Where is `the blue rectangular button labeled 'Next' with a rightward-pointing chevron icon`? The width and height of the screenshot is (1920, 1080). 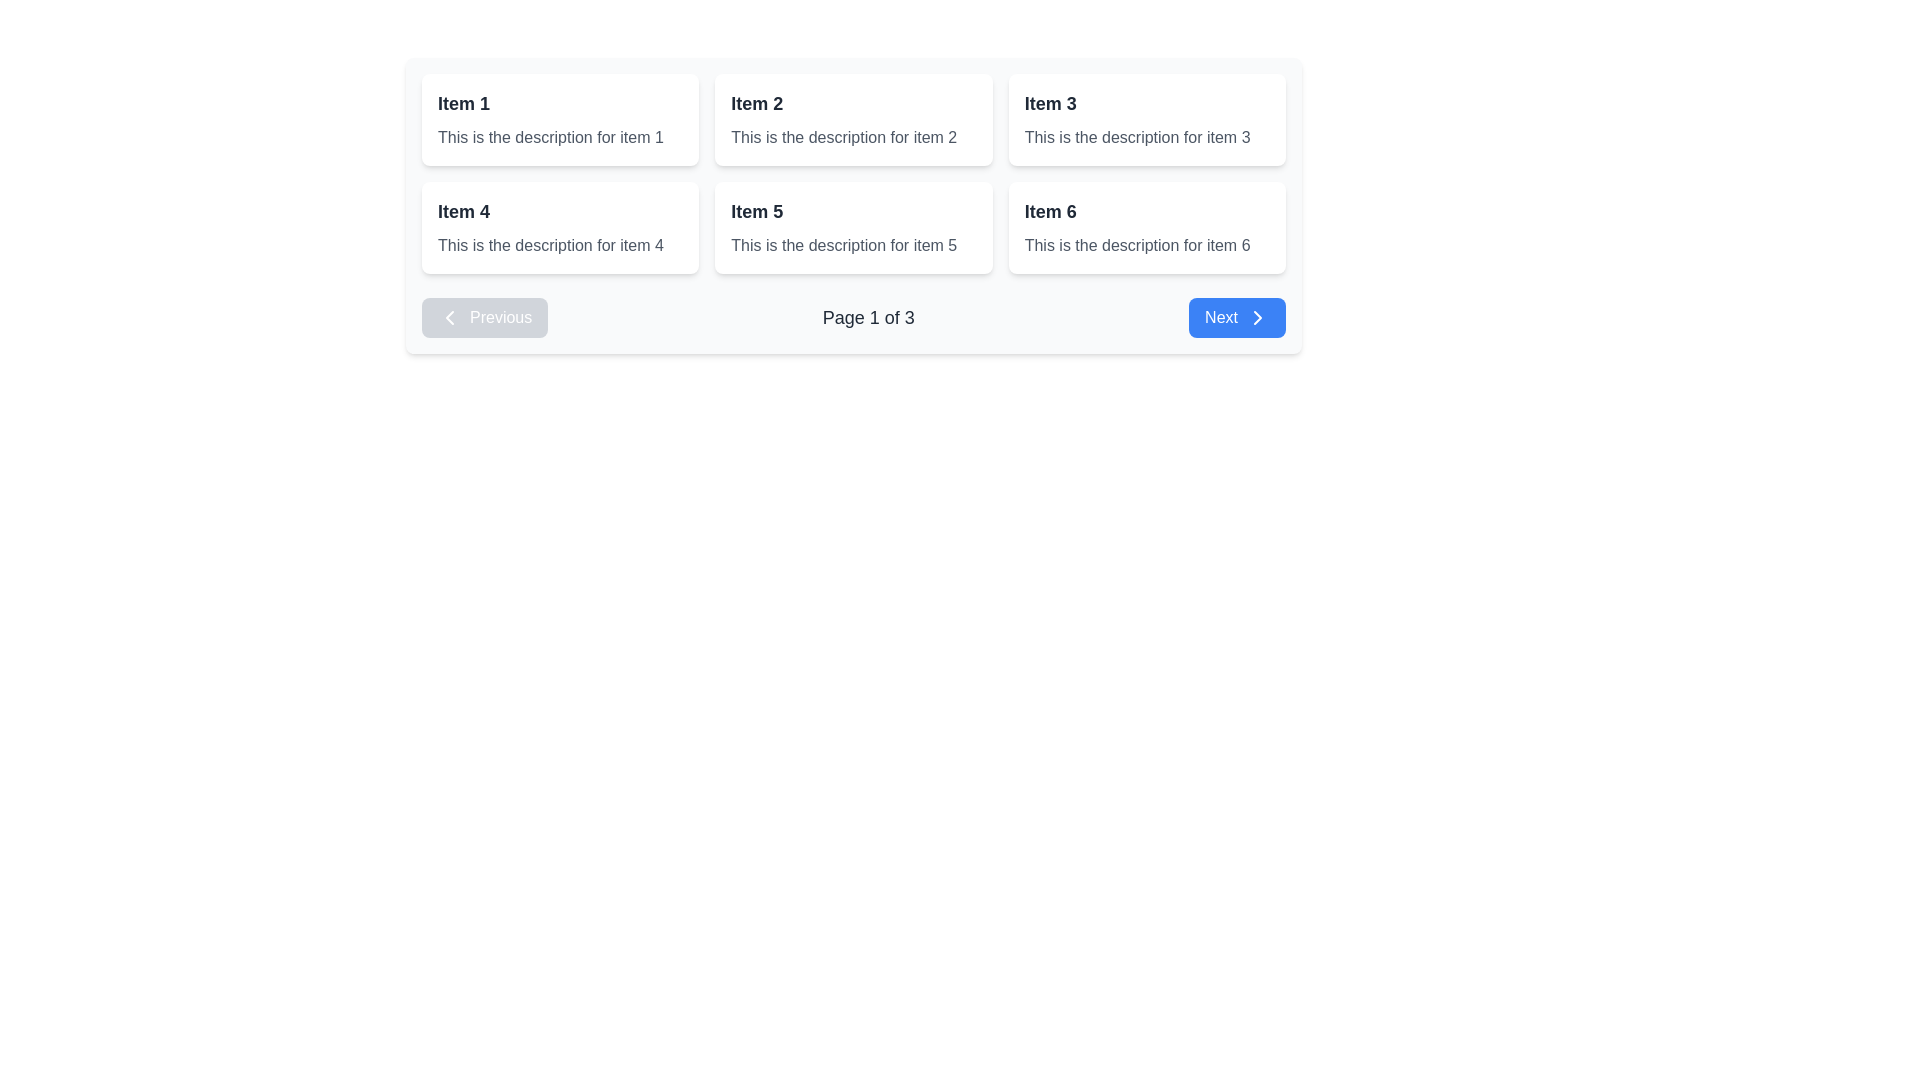 the blue rectangular button labeled 'Next' with a rightward-pointing chevron icon is located at coordinates (1236, 316).